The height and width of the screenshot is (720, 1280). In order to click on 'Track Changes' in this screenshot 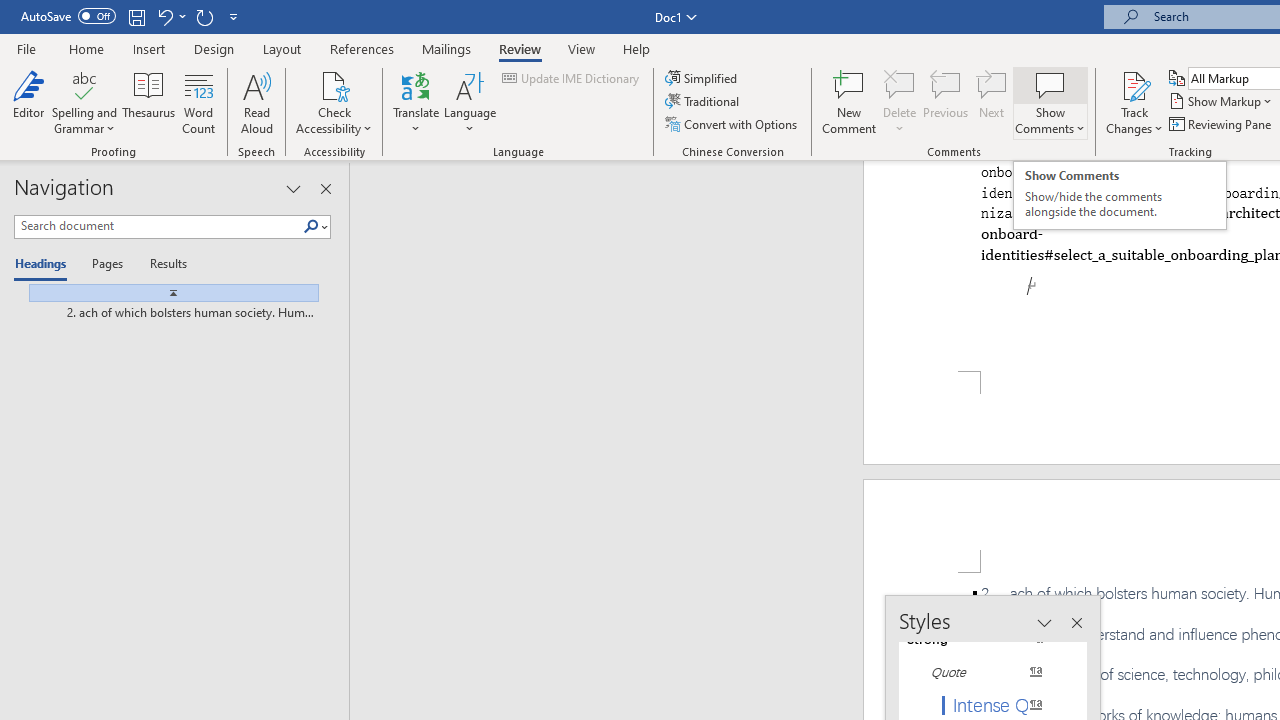, I will do `click(1134, 84)`.